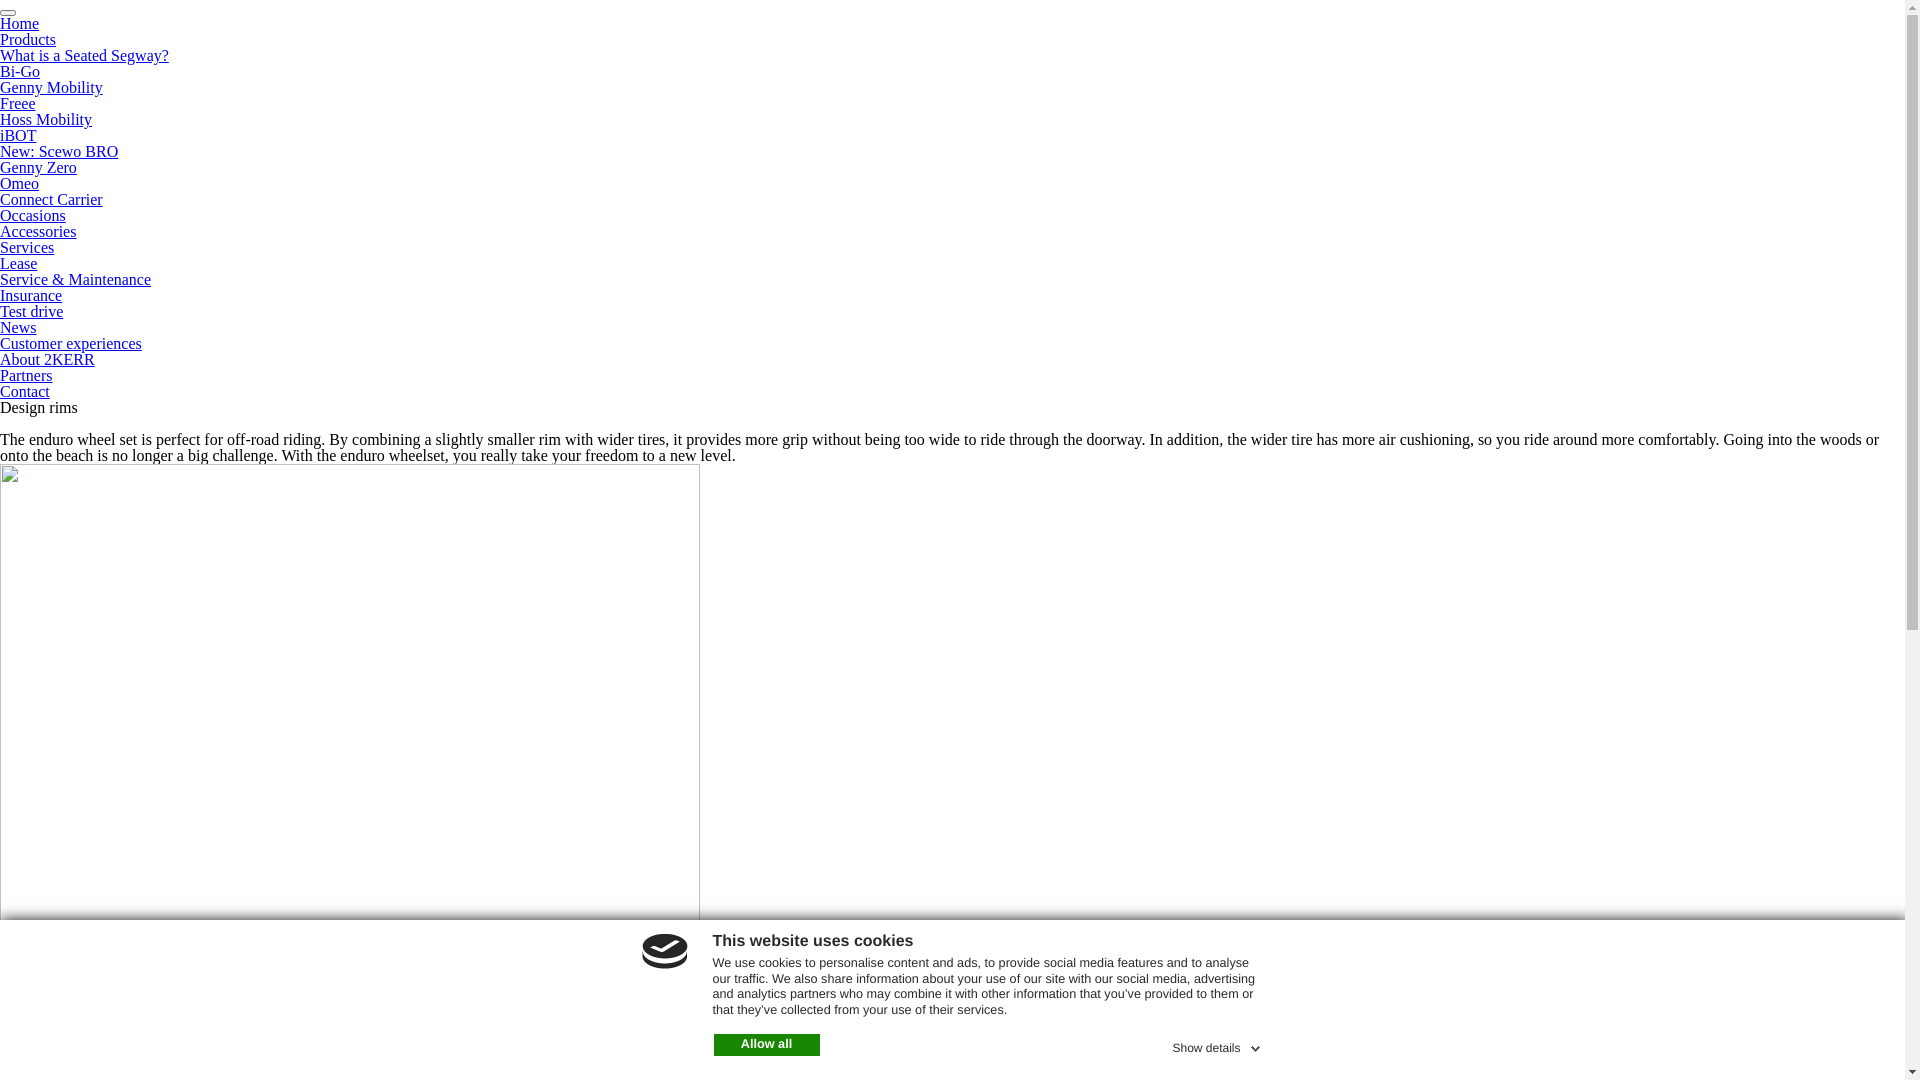  What do you see at coordinates (31, 311) in the screenshot?
I see `'Test drive'` at bounding box center [31, 311].